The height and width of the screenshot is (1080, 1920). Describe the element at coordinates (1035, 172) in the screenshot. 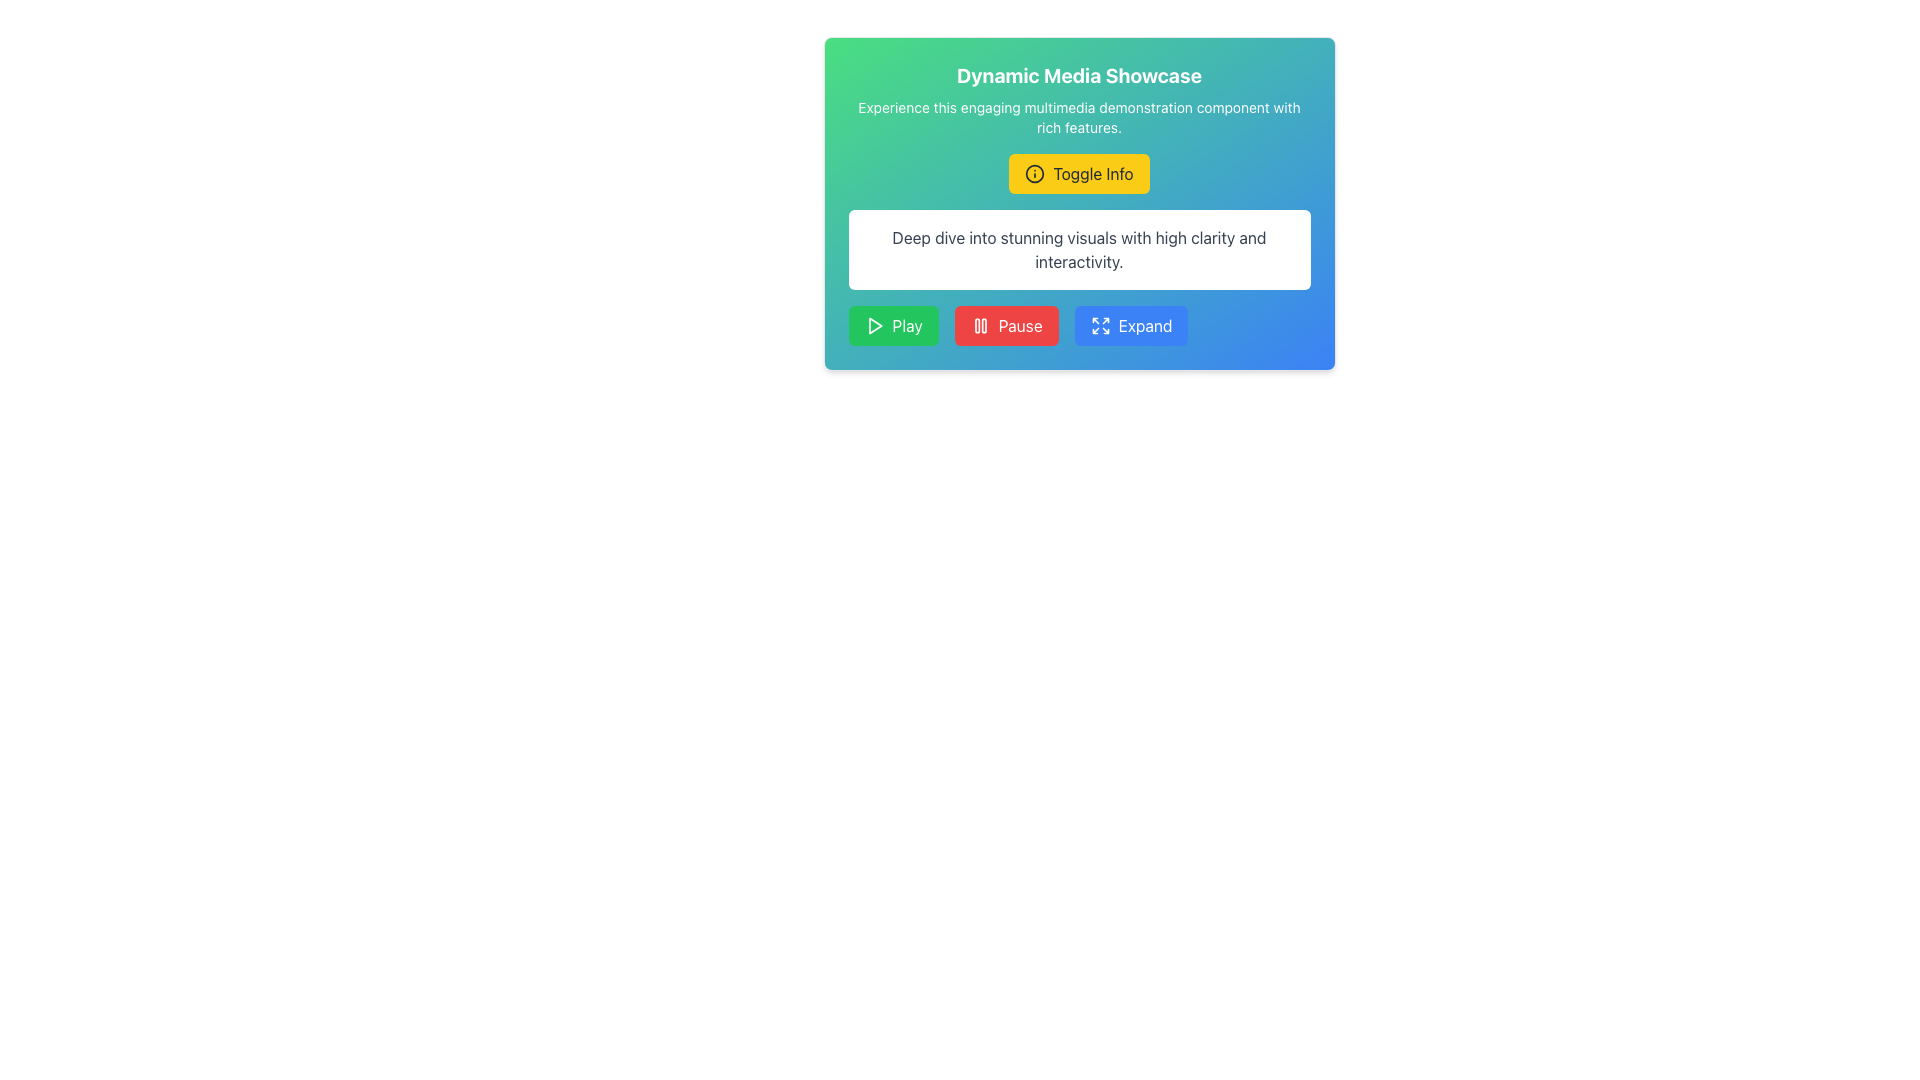

I see `the Decorative SVG component located within the 'Toggle Info' button, near its center` at that location.